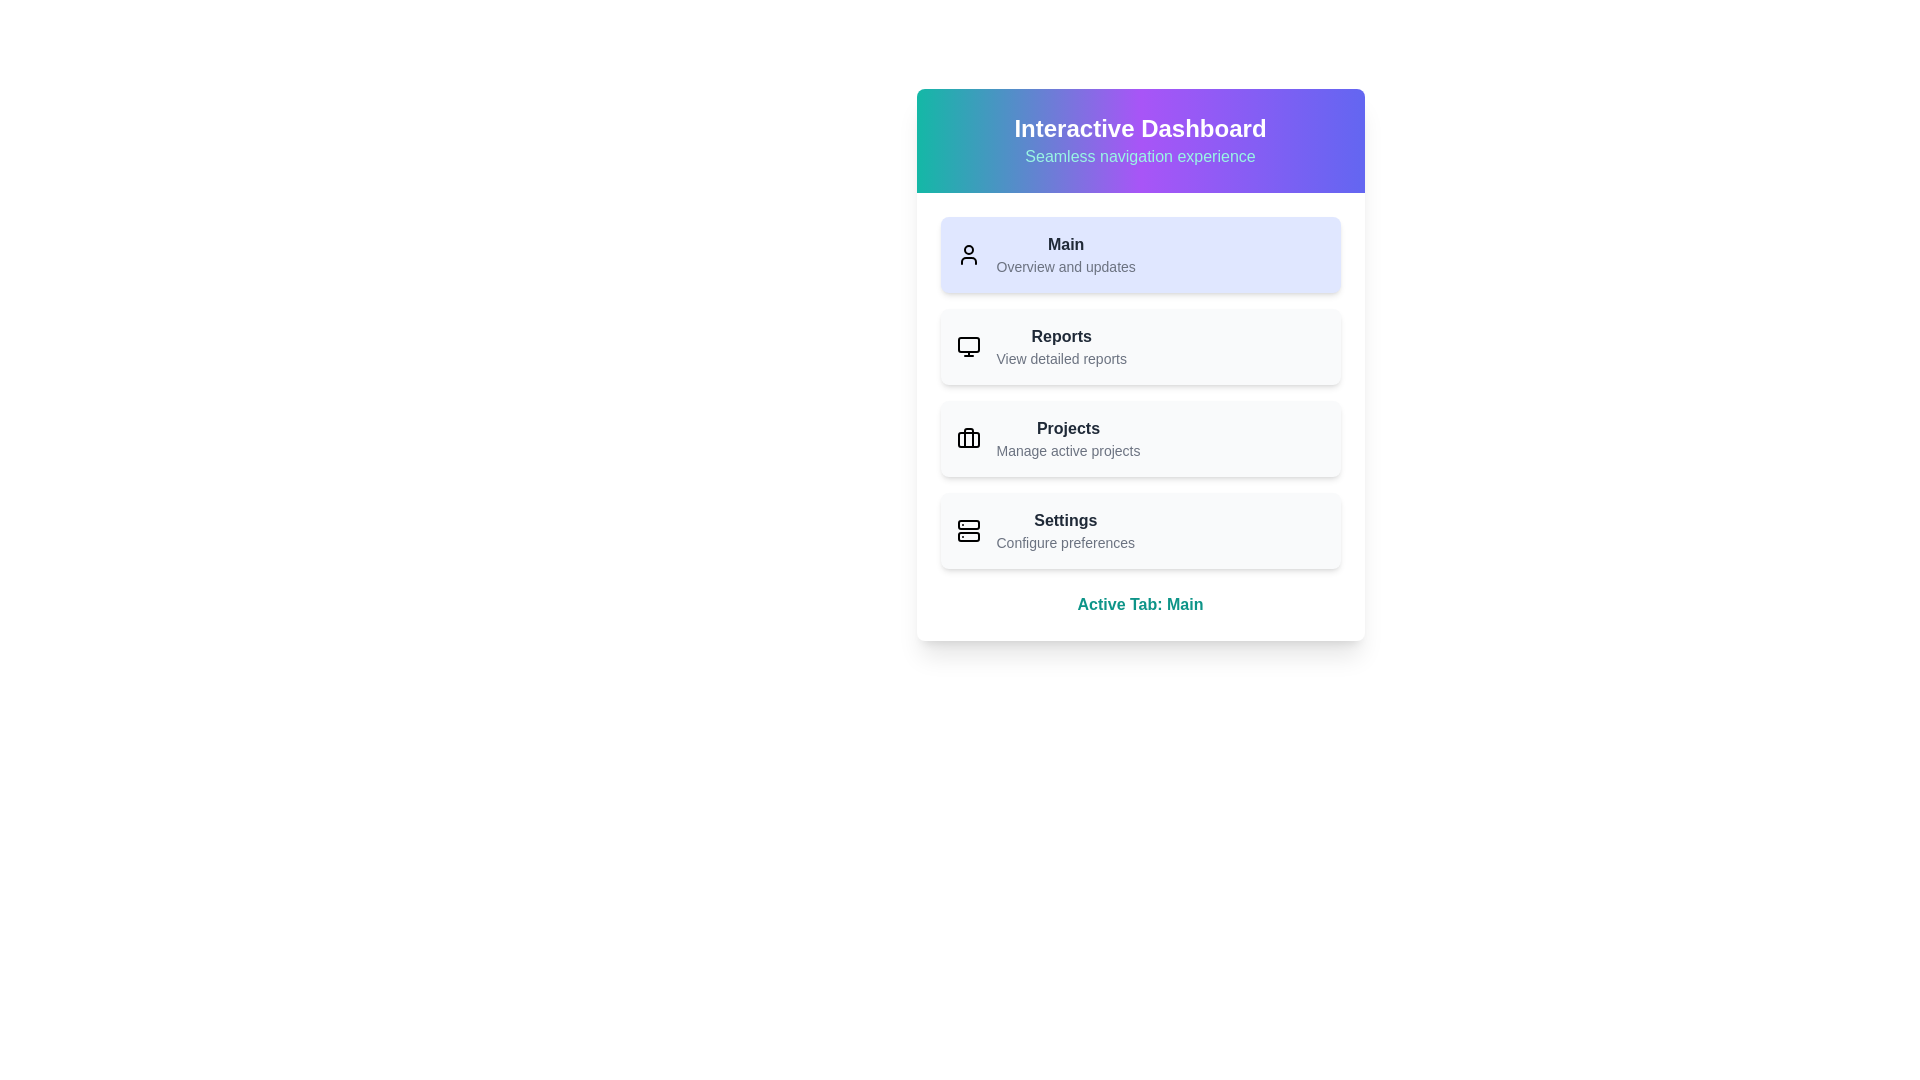 This screenshot has height=1080, width=1920. What do you see at coordinates (1140, 438) in the screenshot?
I see `the menu item labeled Projects` at bounding box center [1140, 438].